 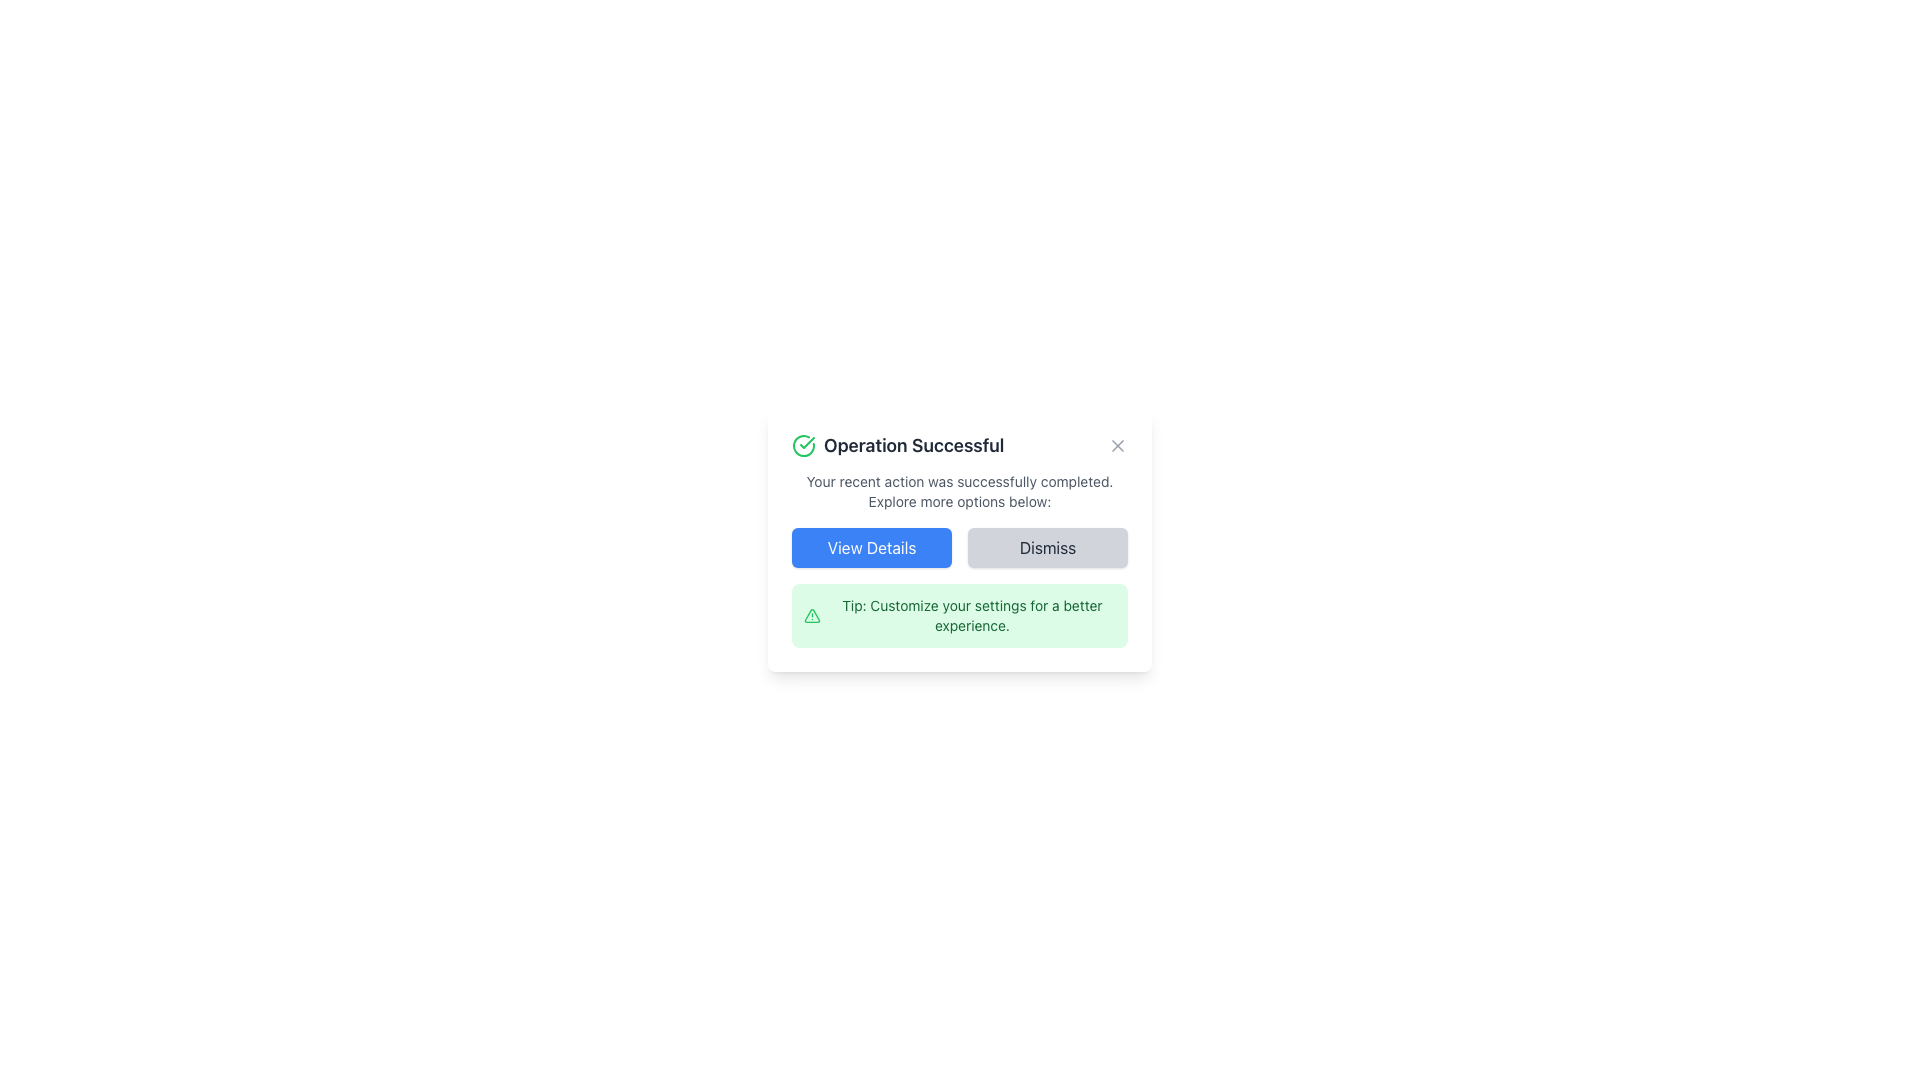 What do you see at coordinates (812, 615) in the screenshot?
I see `the alert/warning icon located to the left of the text 'Tip: Customize your settings for a better experience' in the bottom portion of the modal dialogue box for visual information` at bounding box center [812, 615].